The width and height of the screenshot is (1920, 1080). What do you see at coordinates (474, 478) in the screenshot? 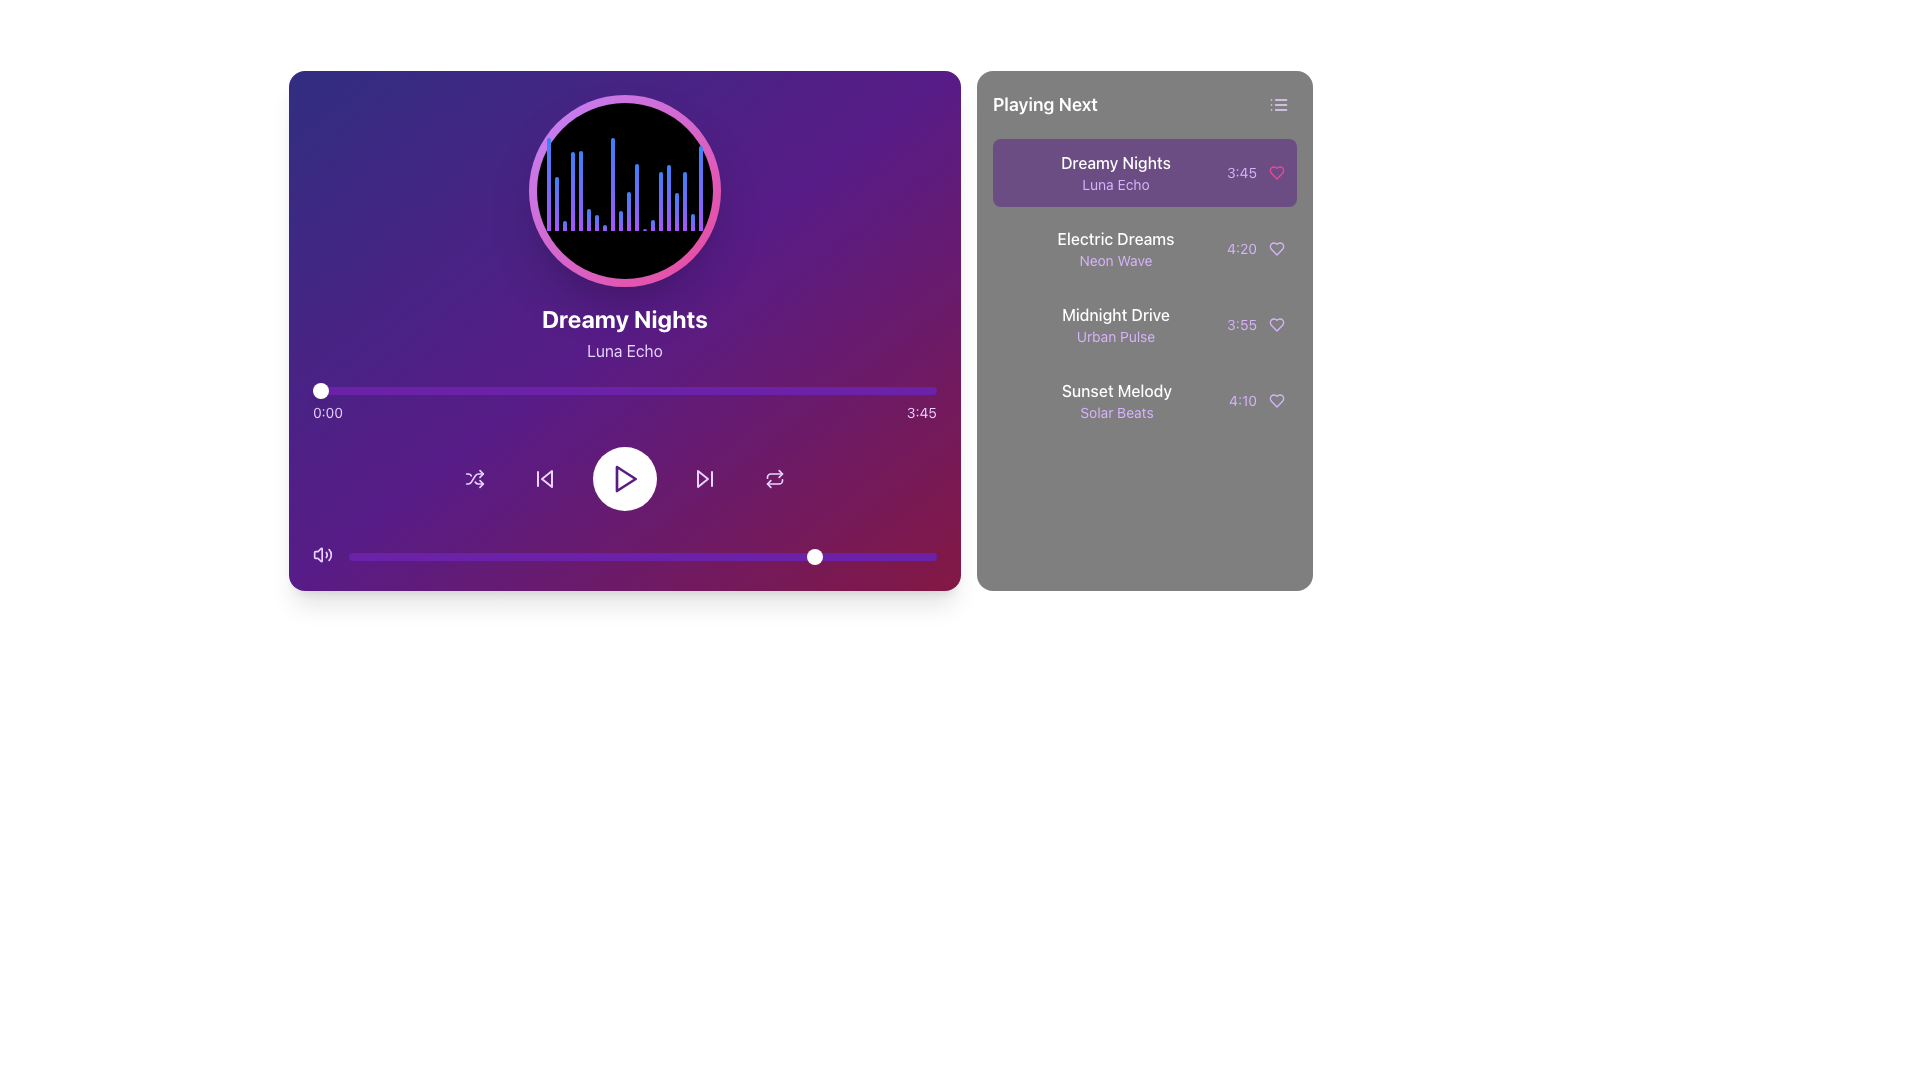
I see `the shuffle button located below the media progress bar, to the left of the navigation buttons` at bounding box center [474, 478].